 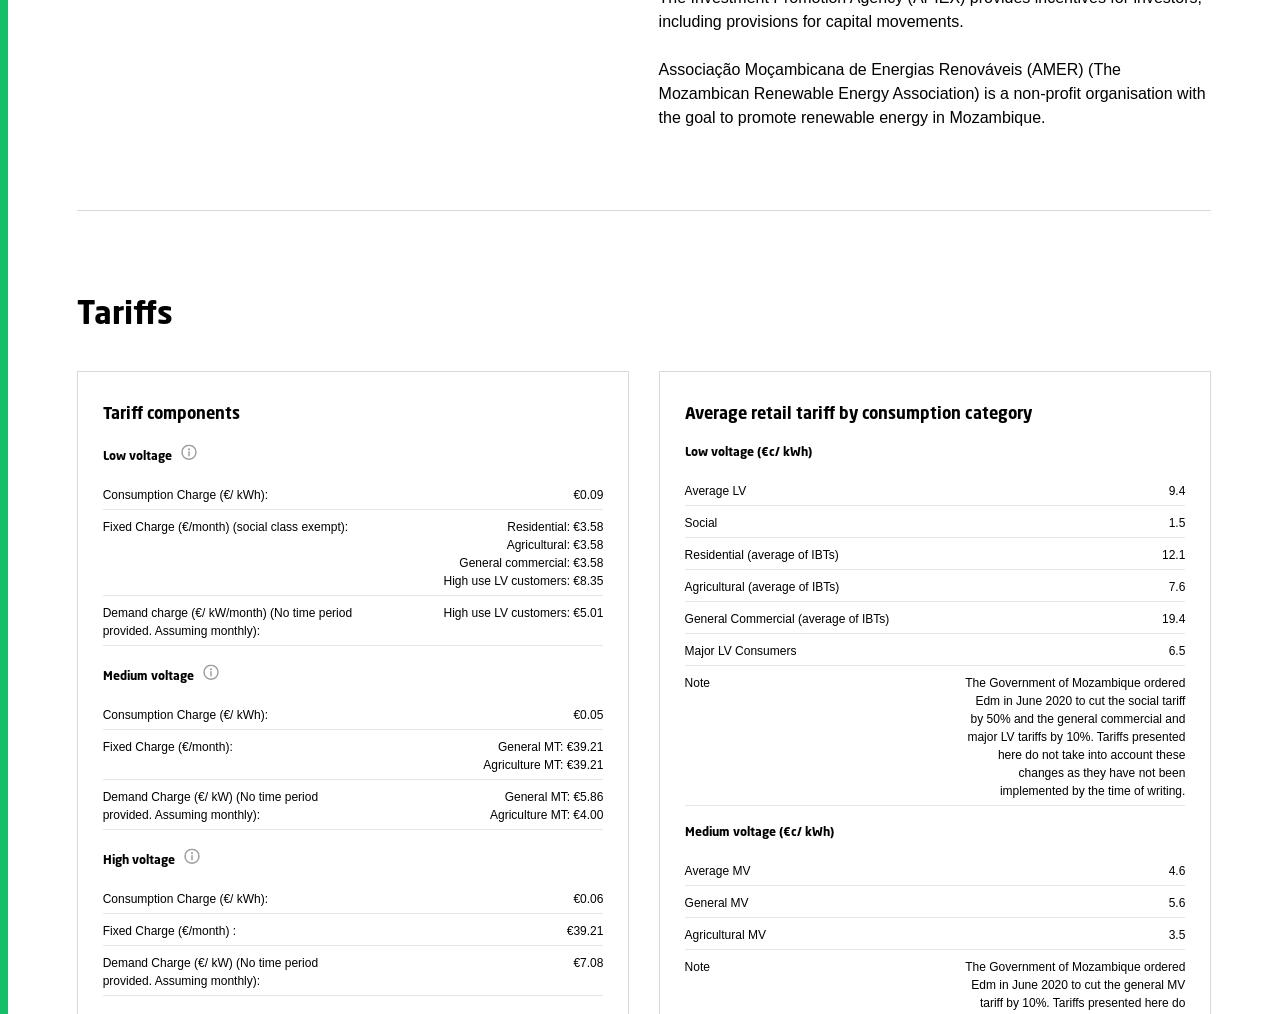 I want to click on 'General commercial: €3.58', so click(x=530, y=561).